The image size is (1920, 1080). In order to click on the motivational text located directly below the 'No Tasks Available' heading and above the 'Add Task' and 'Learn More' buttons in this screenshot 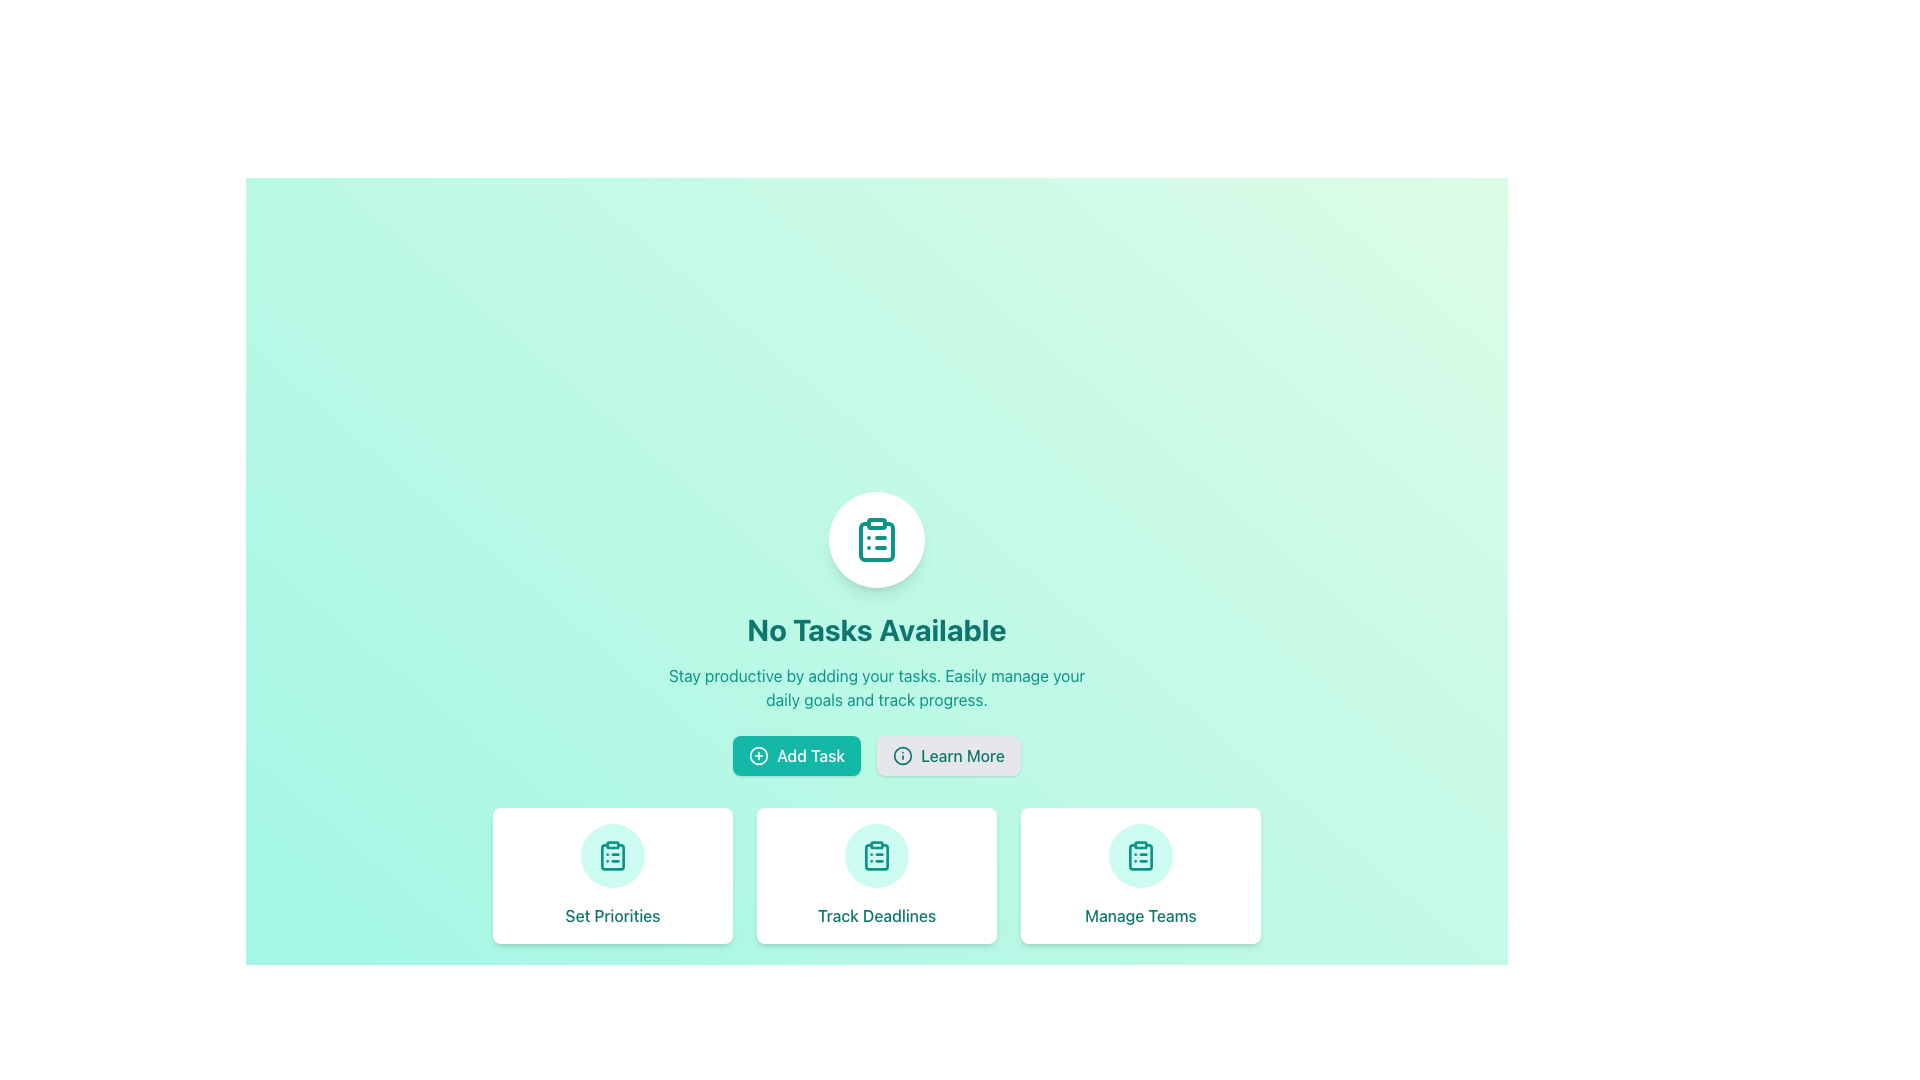, I will do `click(877, 686)`.